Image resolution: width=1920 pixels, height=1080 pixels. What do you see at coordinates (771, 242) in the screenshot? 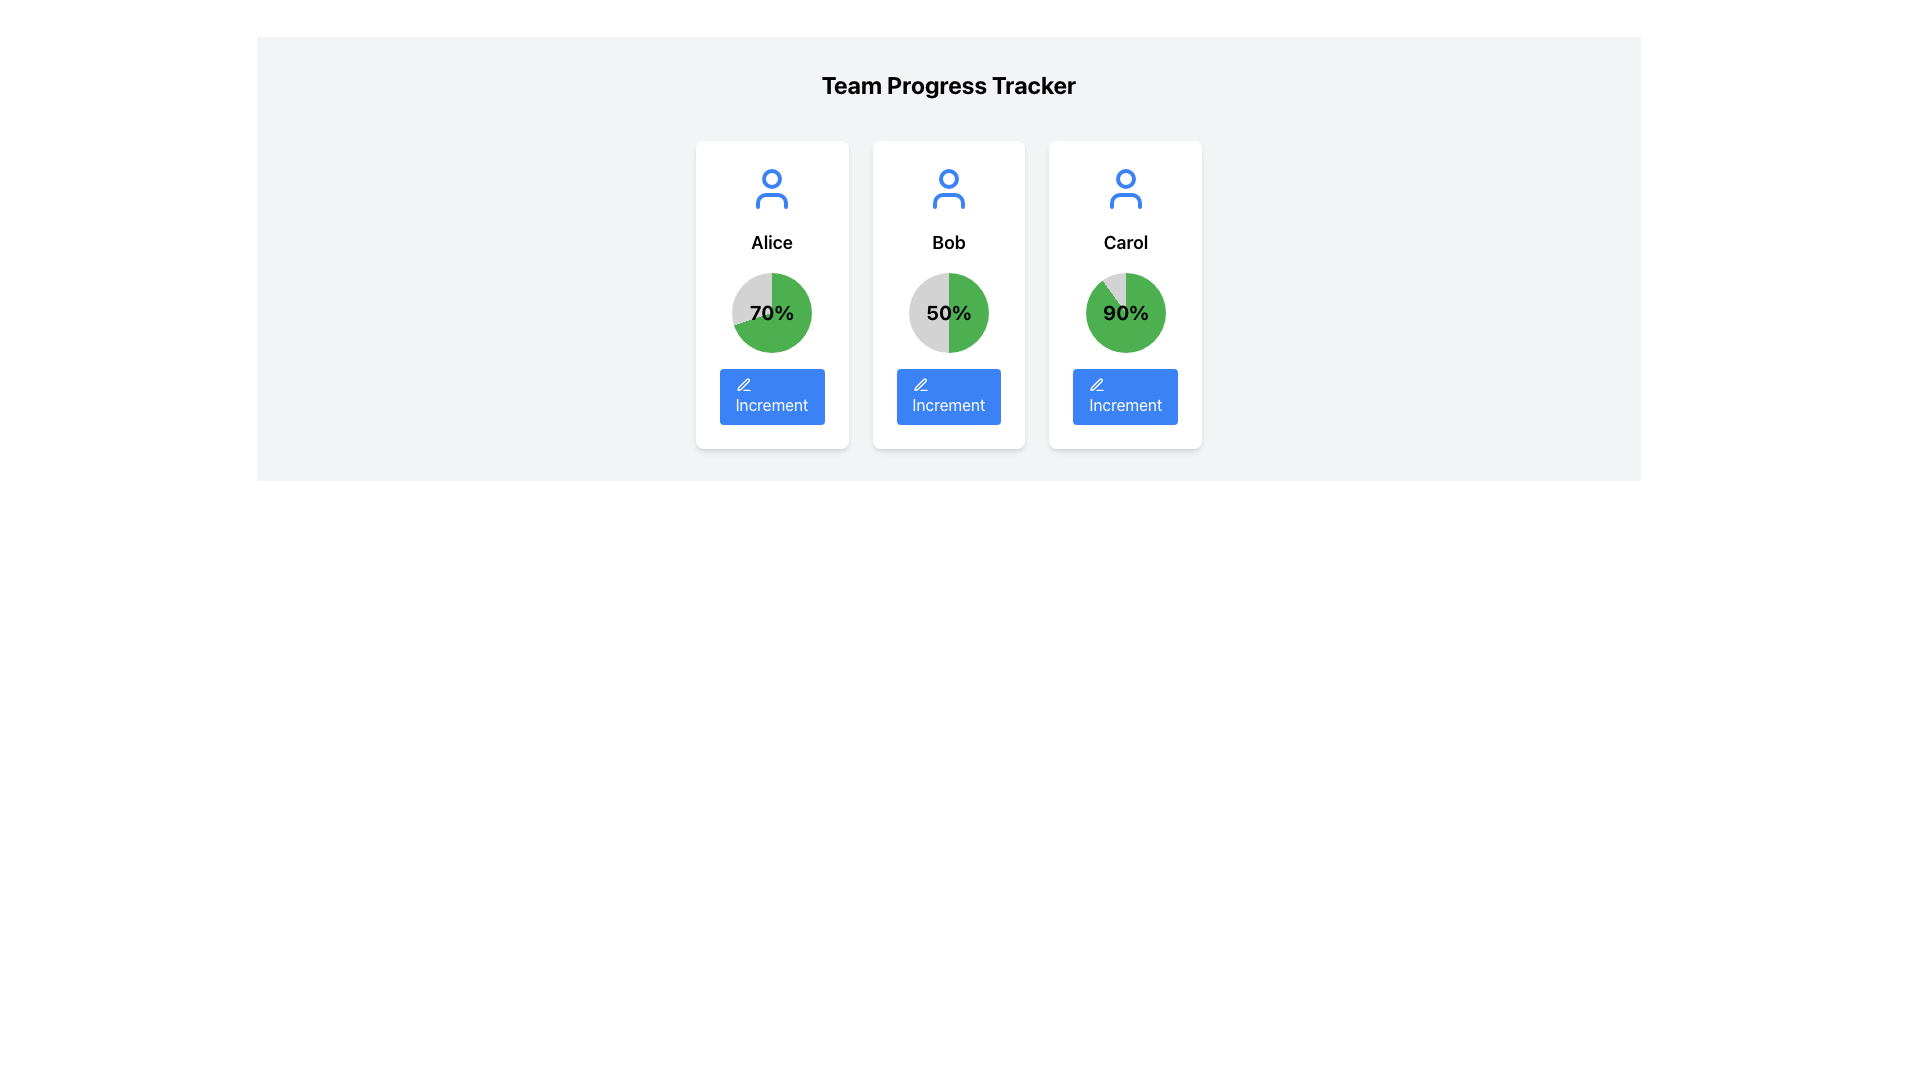
I see `the text label displaying 'Alice', which is centrally aligned within a card and located directly below a user icon and above a '70%' percentage indicator` at bounding box center [771, 242].